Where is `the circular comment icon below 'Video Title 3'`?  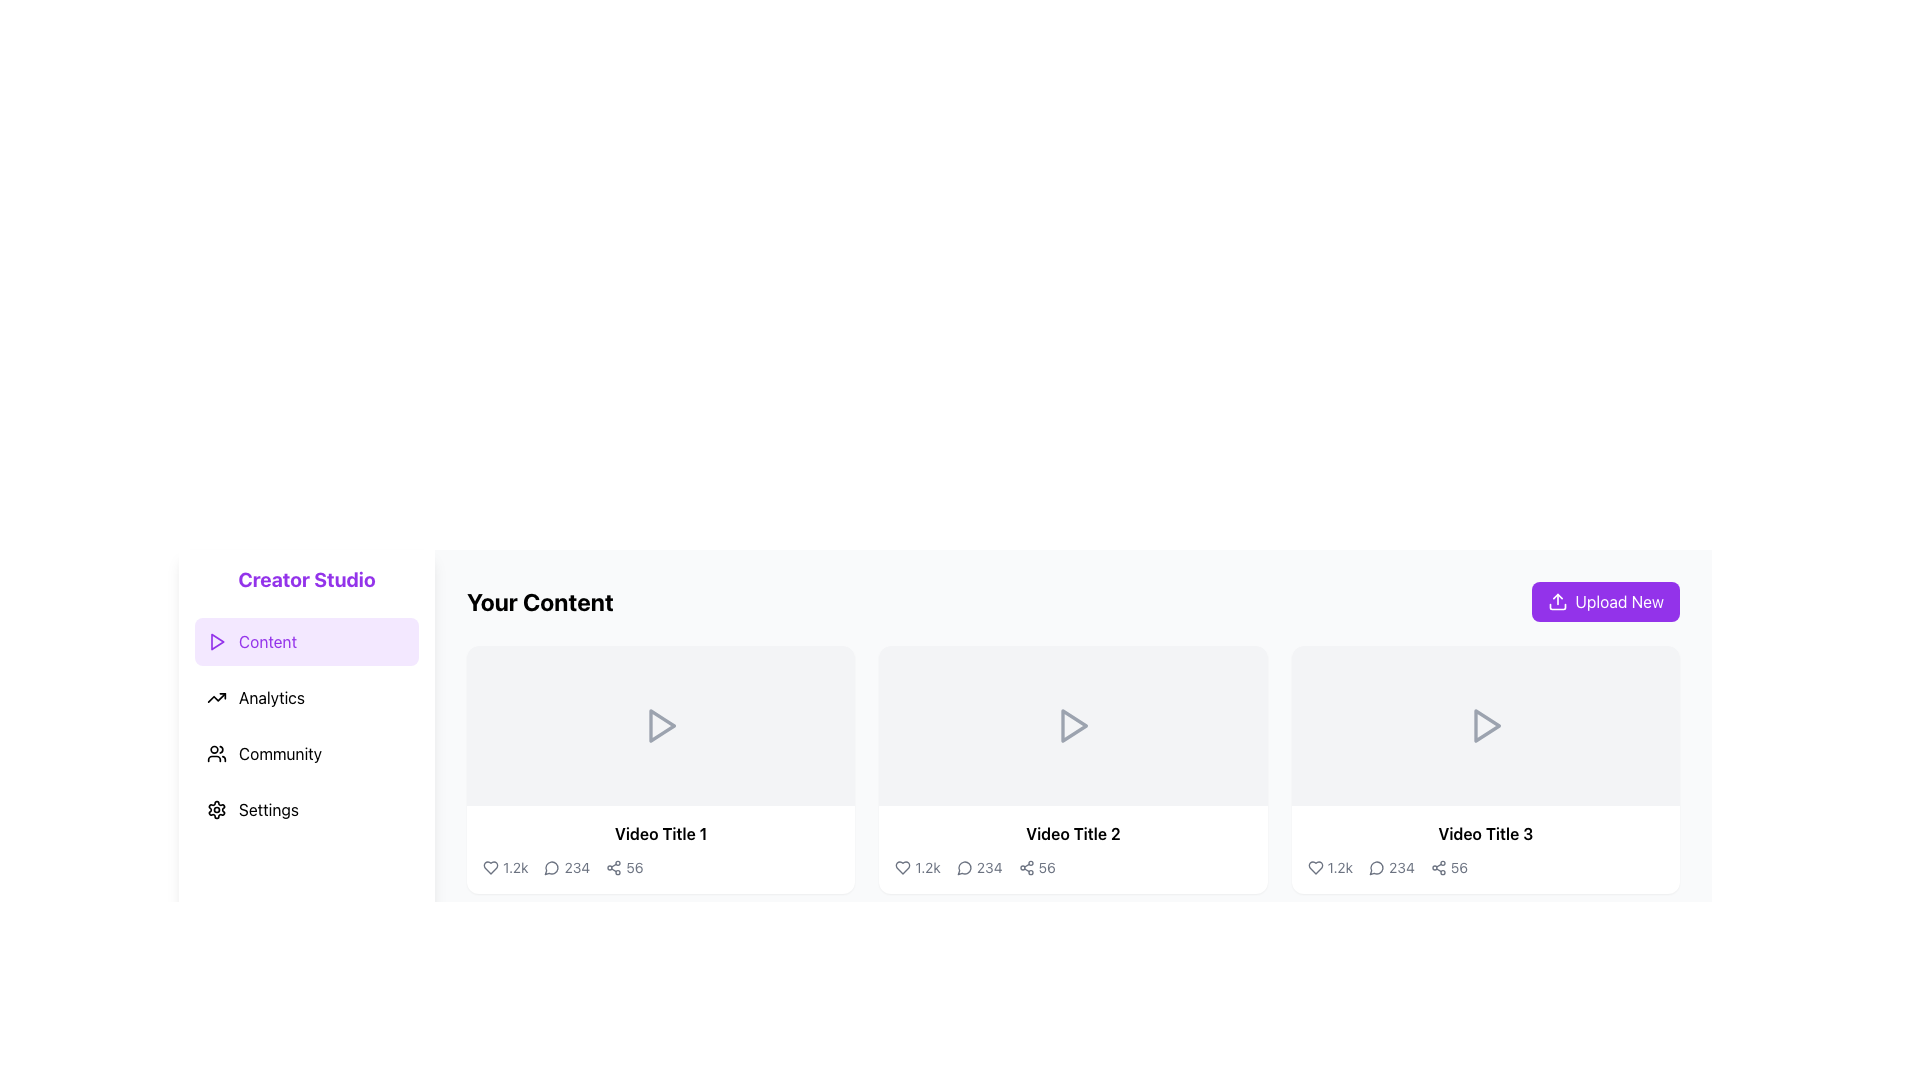
the circular comment icon below 'Video Title 3' is located at coordinates (1376, 866).